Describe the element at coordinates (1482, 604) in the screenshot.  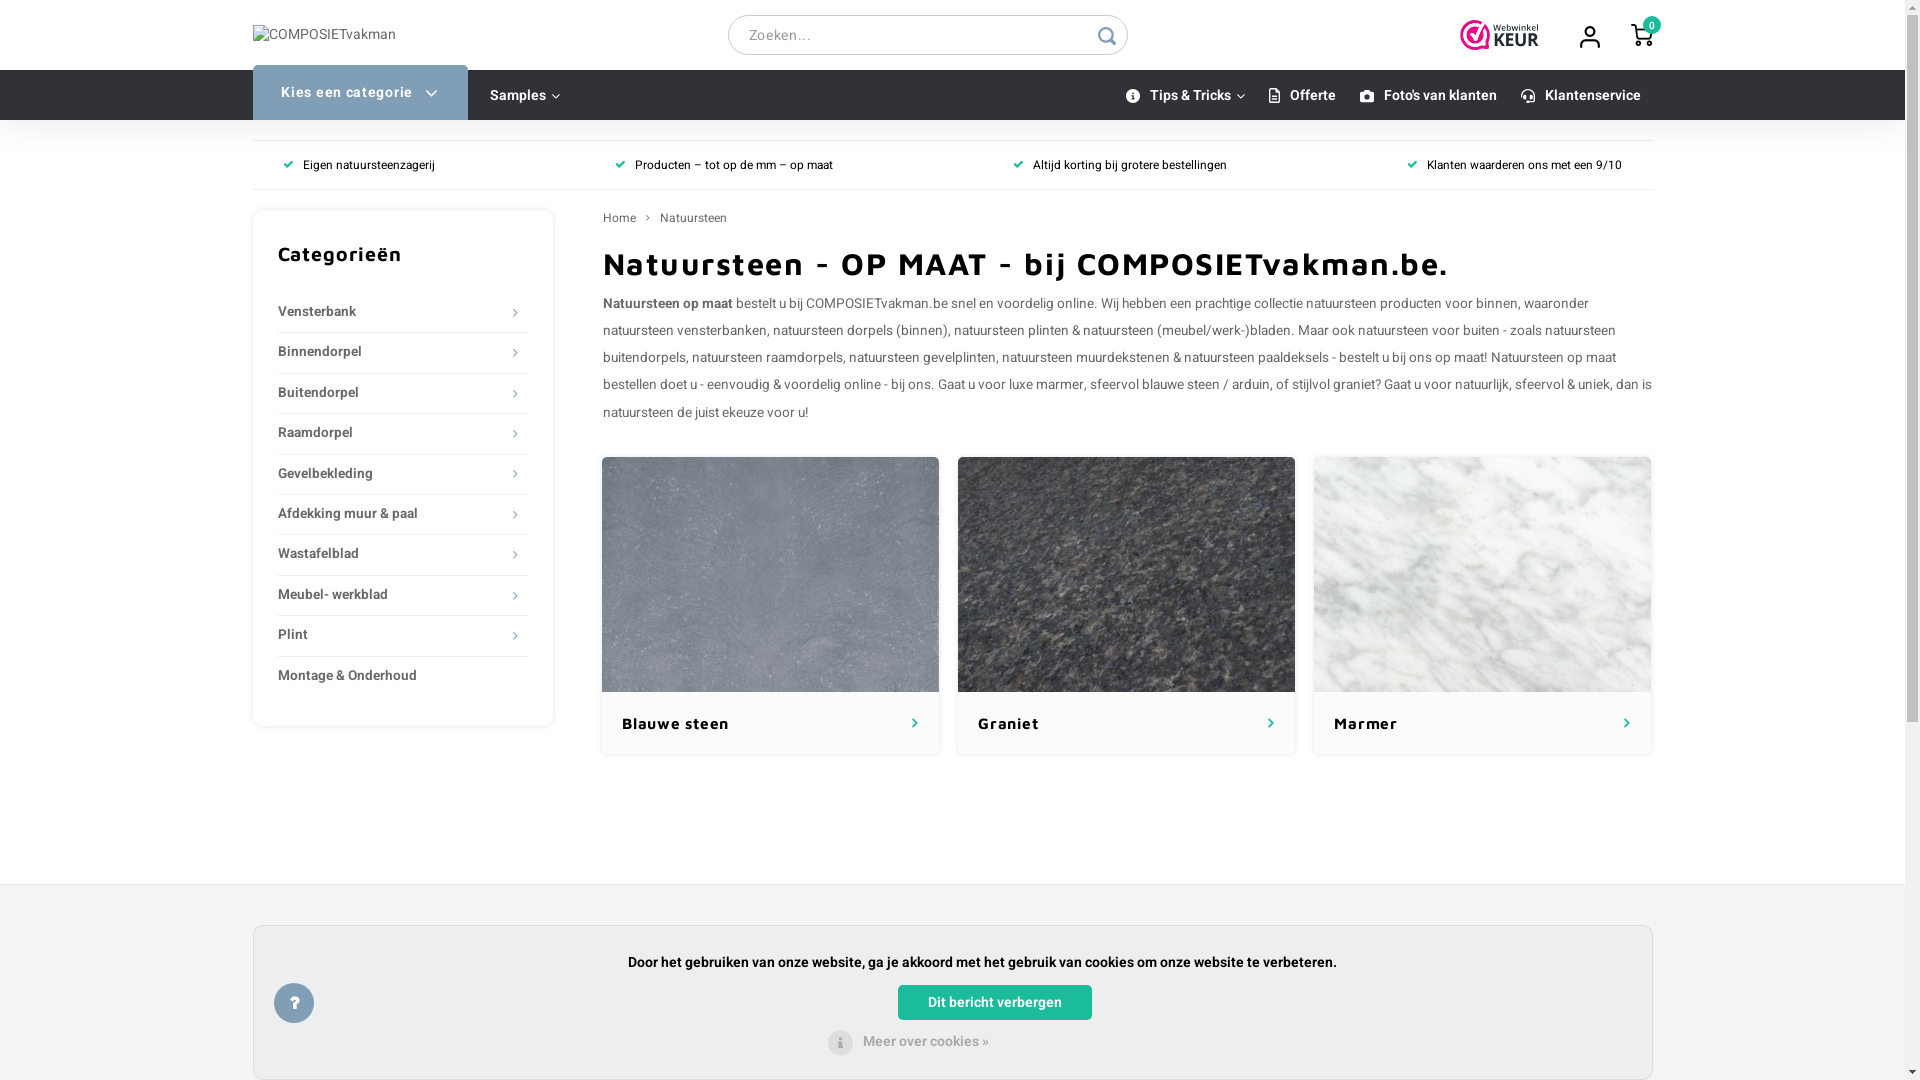
I see `'Marmer'` at that location.